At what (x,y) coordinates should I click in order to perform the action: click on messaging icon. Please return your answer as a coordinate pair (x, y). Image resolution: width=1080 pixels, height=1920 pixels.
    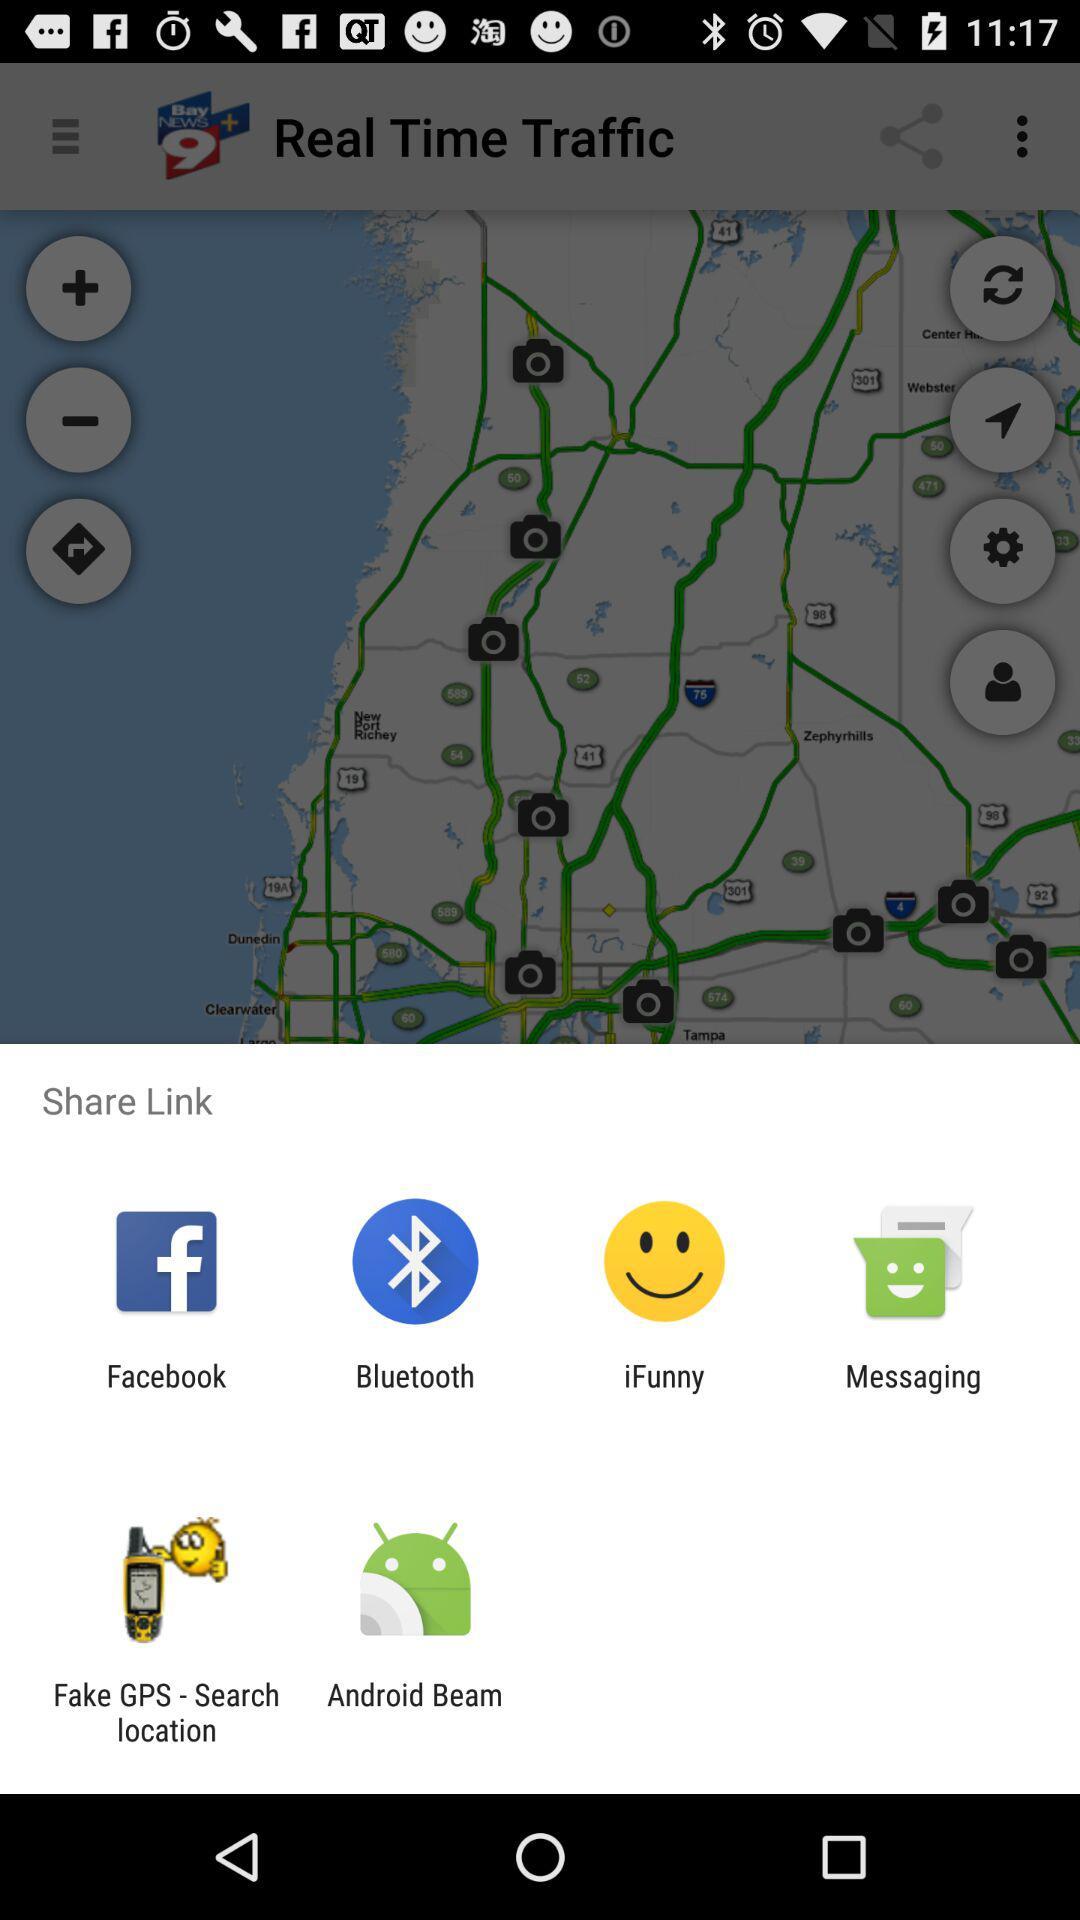
    Looking at the image, I should click on (913, 1392).